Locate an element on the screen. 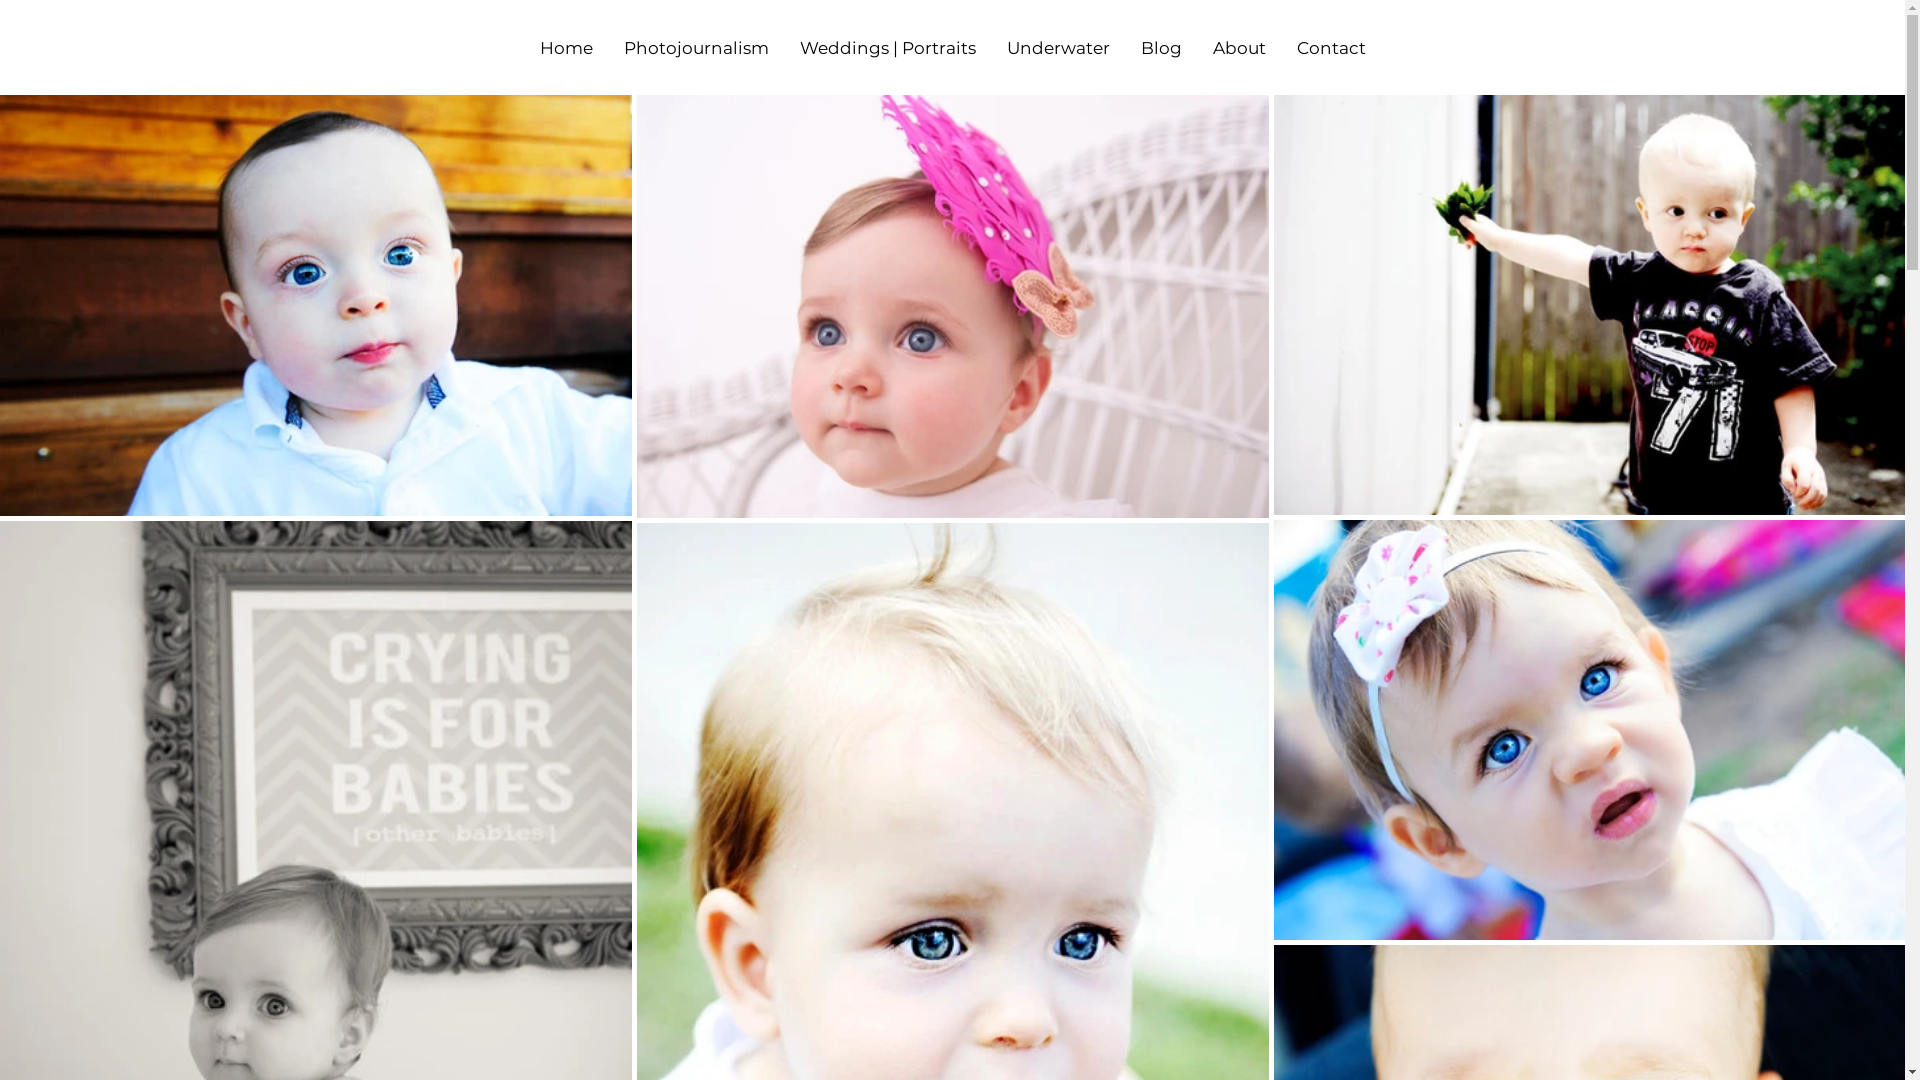 The height and width of the screenshot is (1080, 1920). 'Underwater' is located at coordinates (990, 47).